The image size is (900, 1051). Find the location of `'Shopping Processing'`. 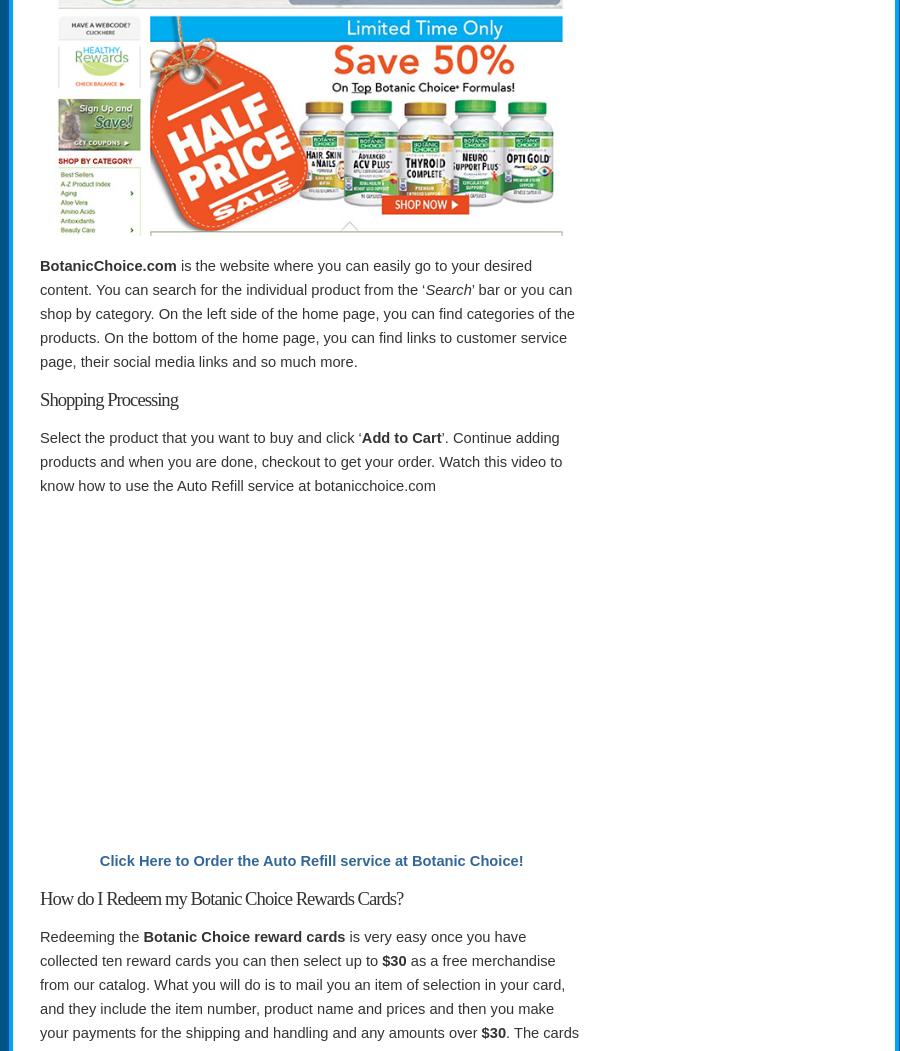

'Shopping Processing' is located at coordinates (107, 397).